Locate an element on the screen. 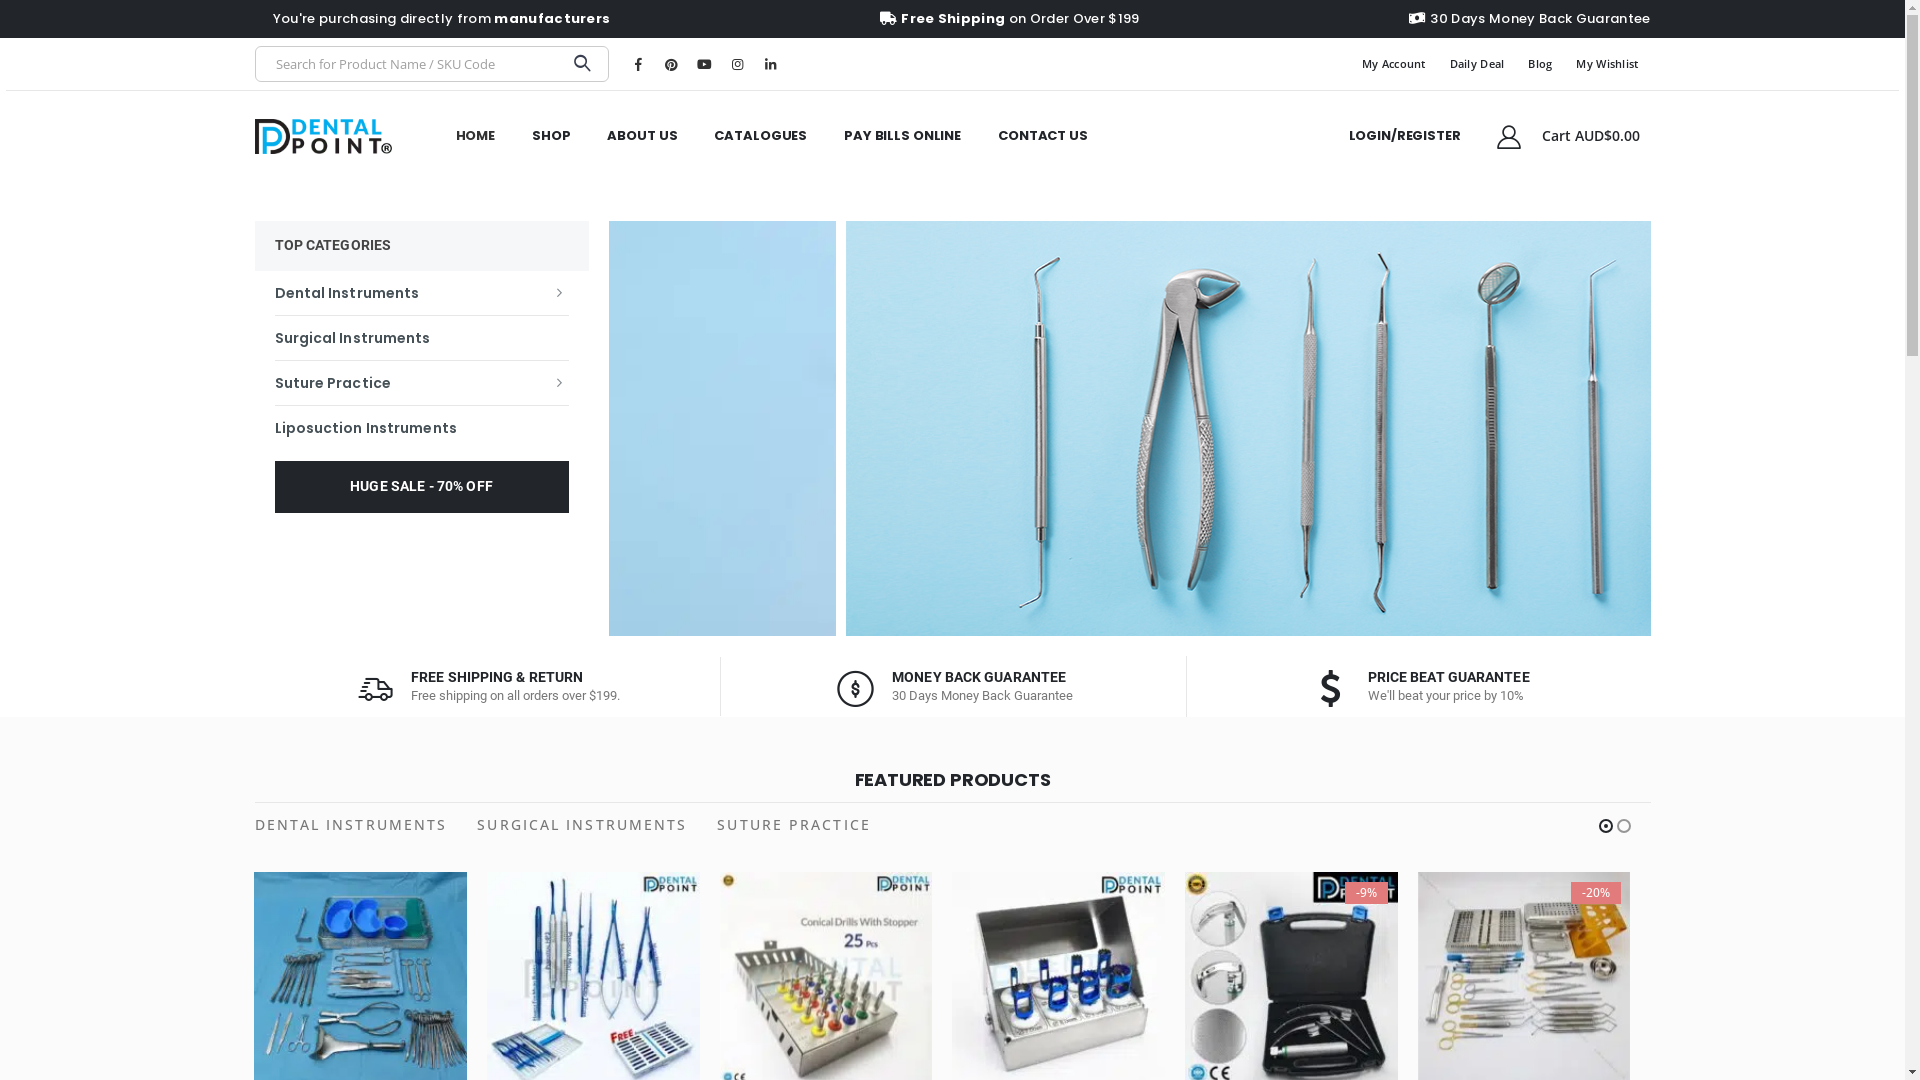 Image resolution: width=1920 pixels, height=1080 pixels. 'SURGICAL INSTRUMENTS' is located at coordinates (580, 825).